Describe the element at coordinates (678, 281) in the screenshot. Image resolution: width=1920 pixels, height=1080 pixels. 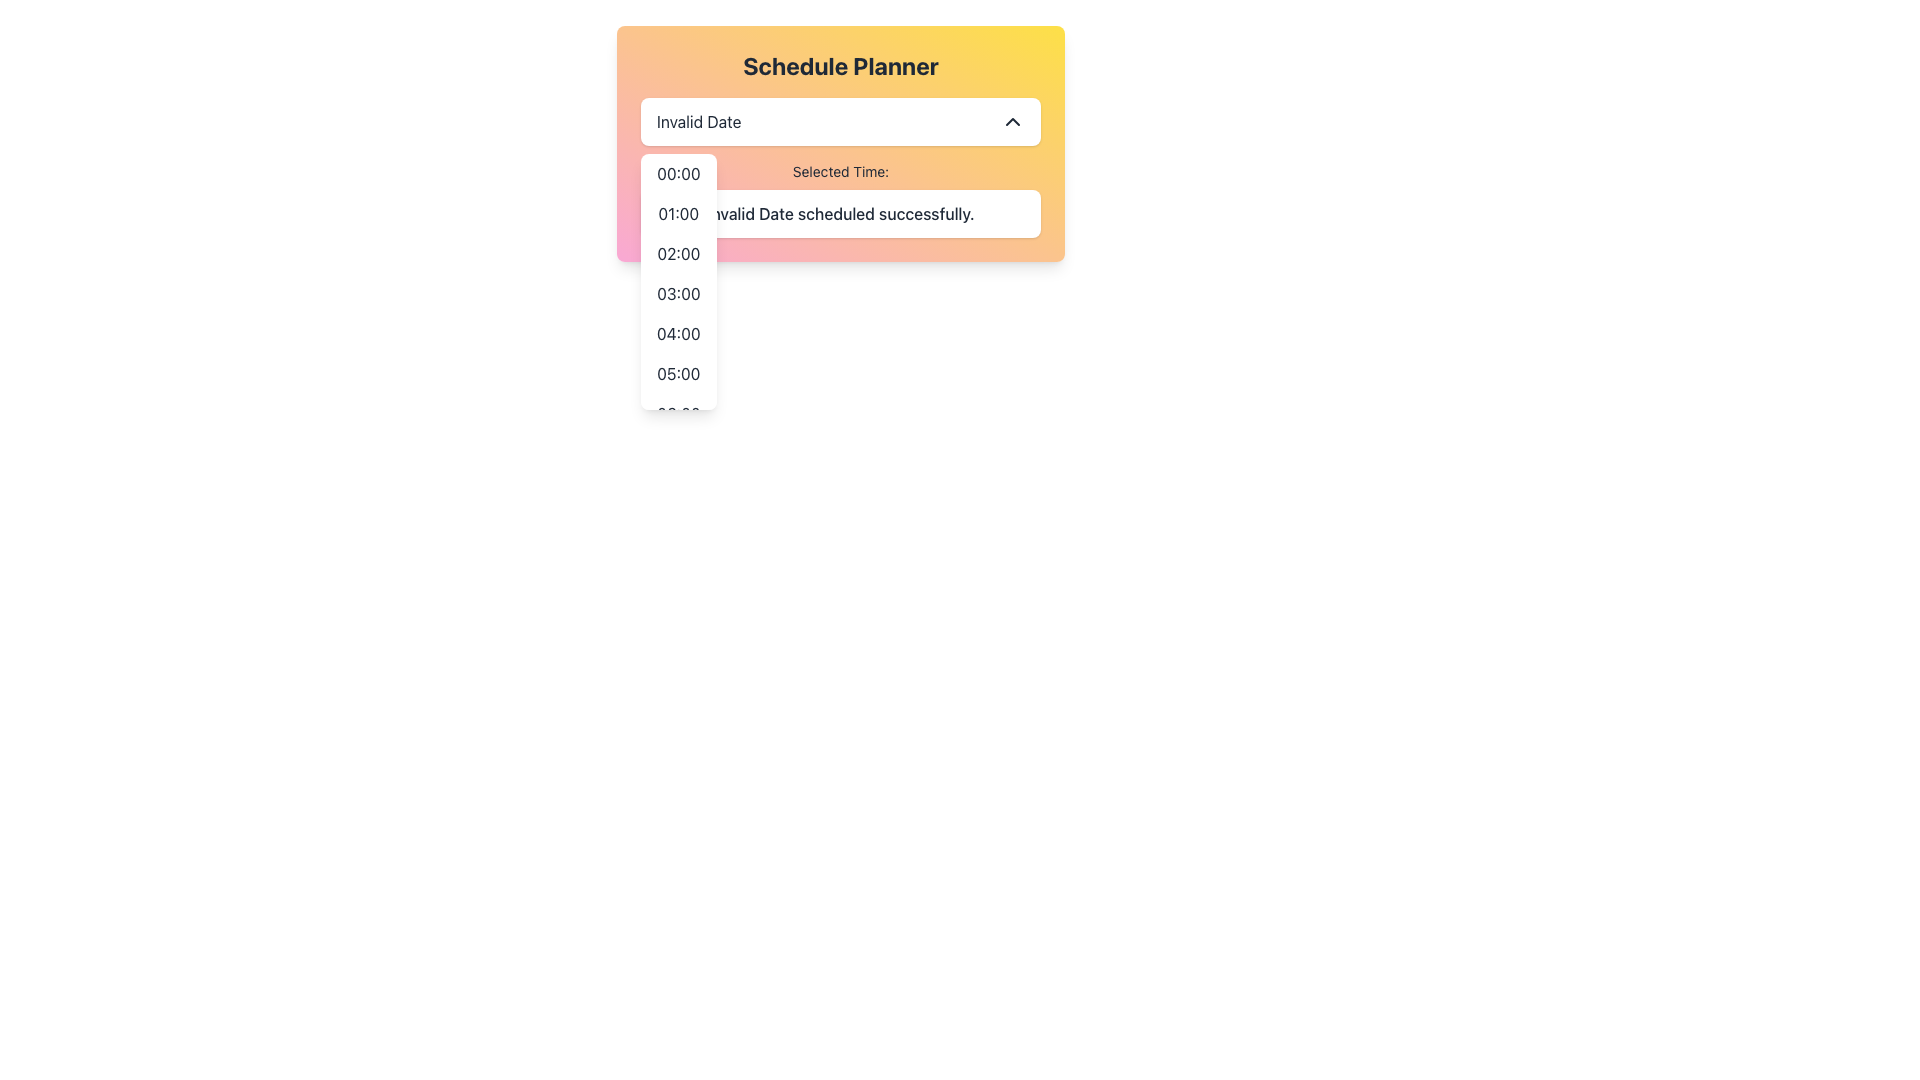
I see `the fourth item in the dropdown menu labeled '03:00'` at that location.